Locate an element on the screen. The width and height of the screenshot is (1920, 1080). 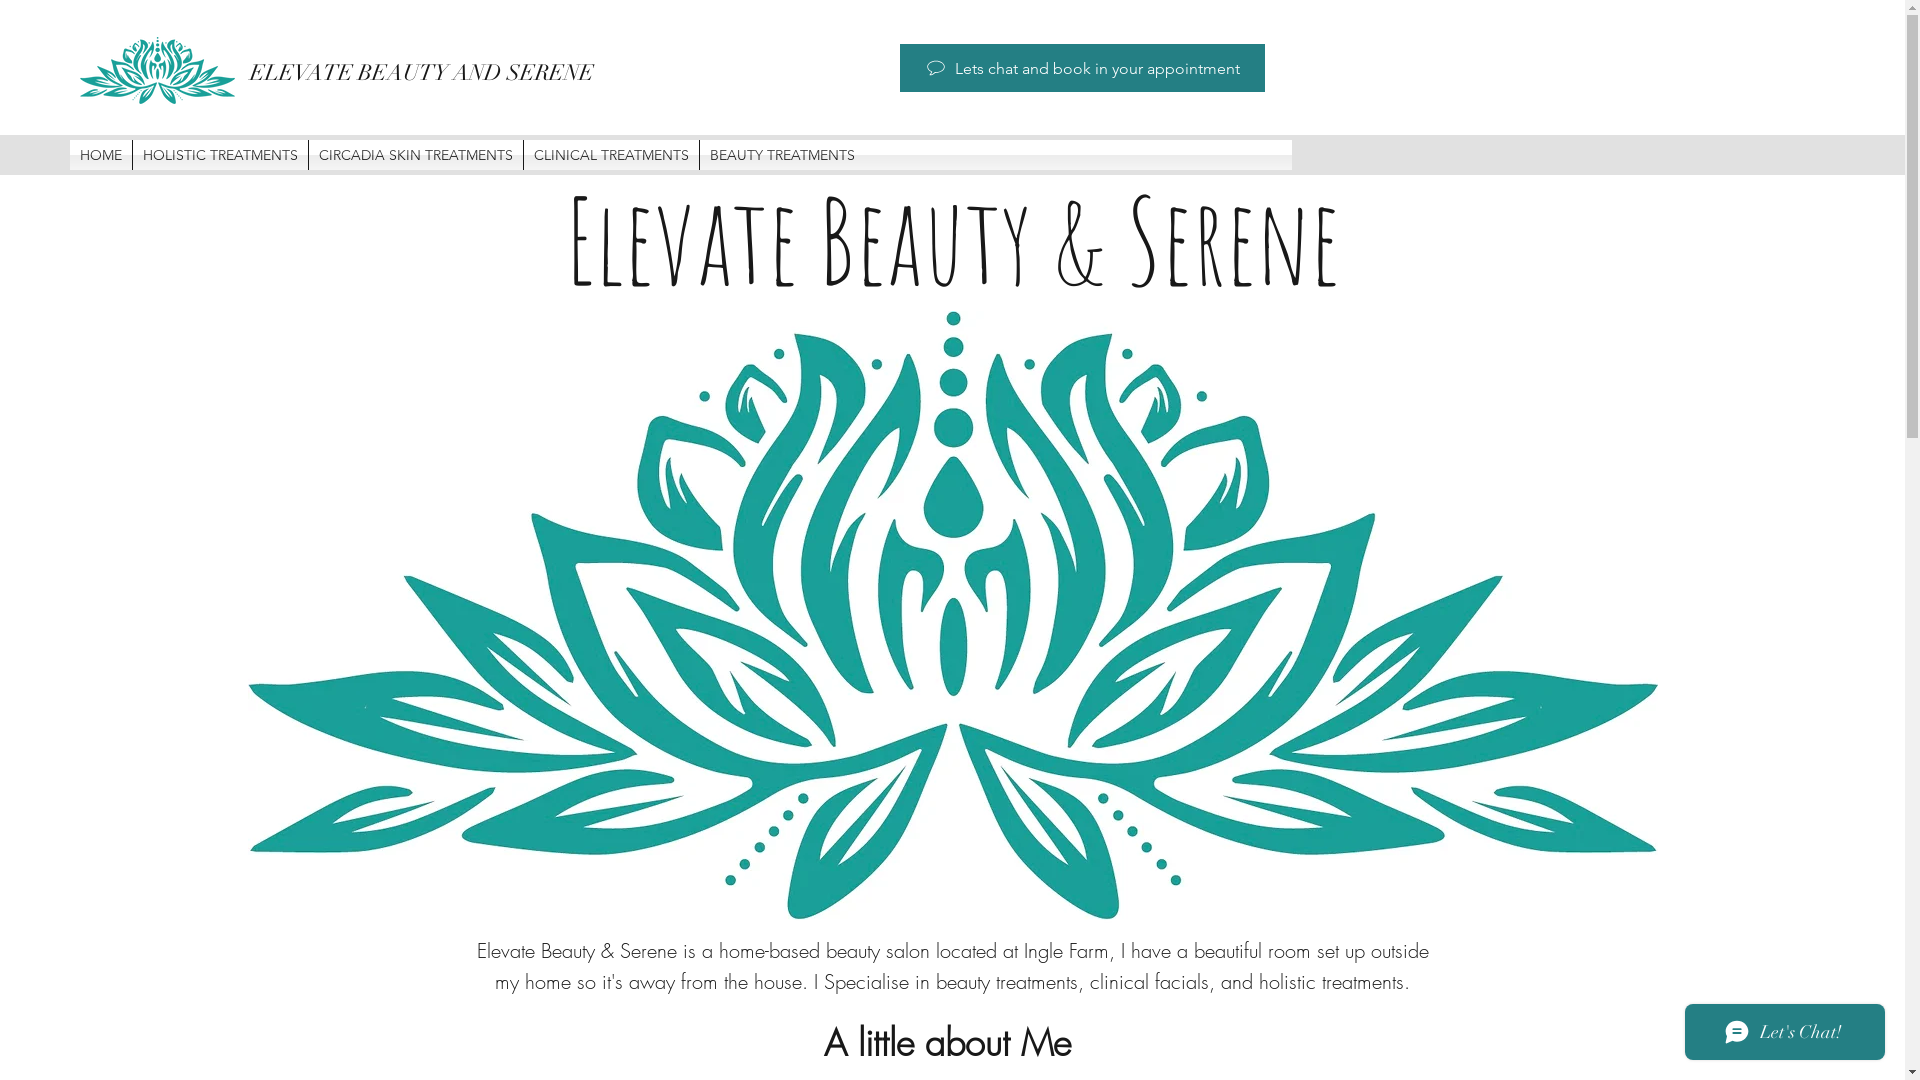
'HOME' is located at coordinates (99, 153).